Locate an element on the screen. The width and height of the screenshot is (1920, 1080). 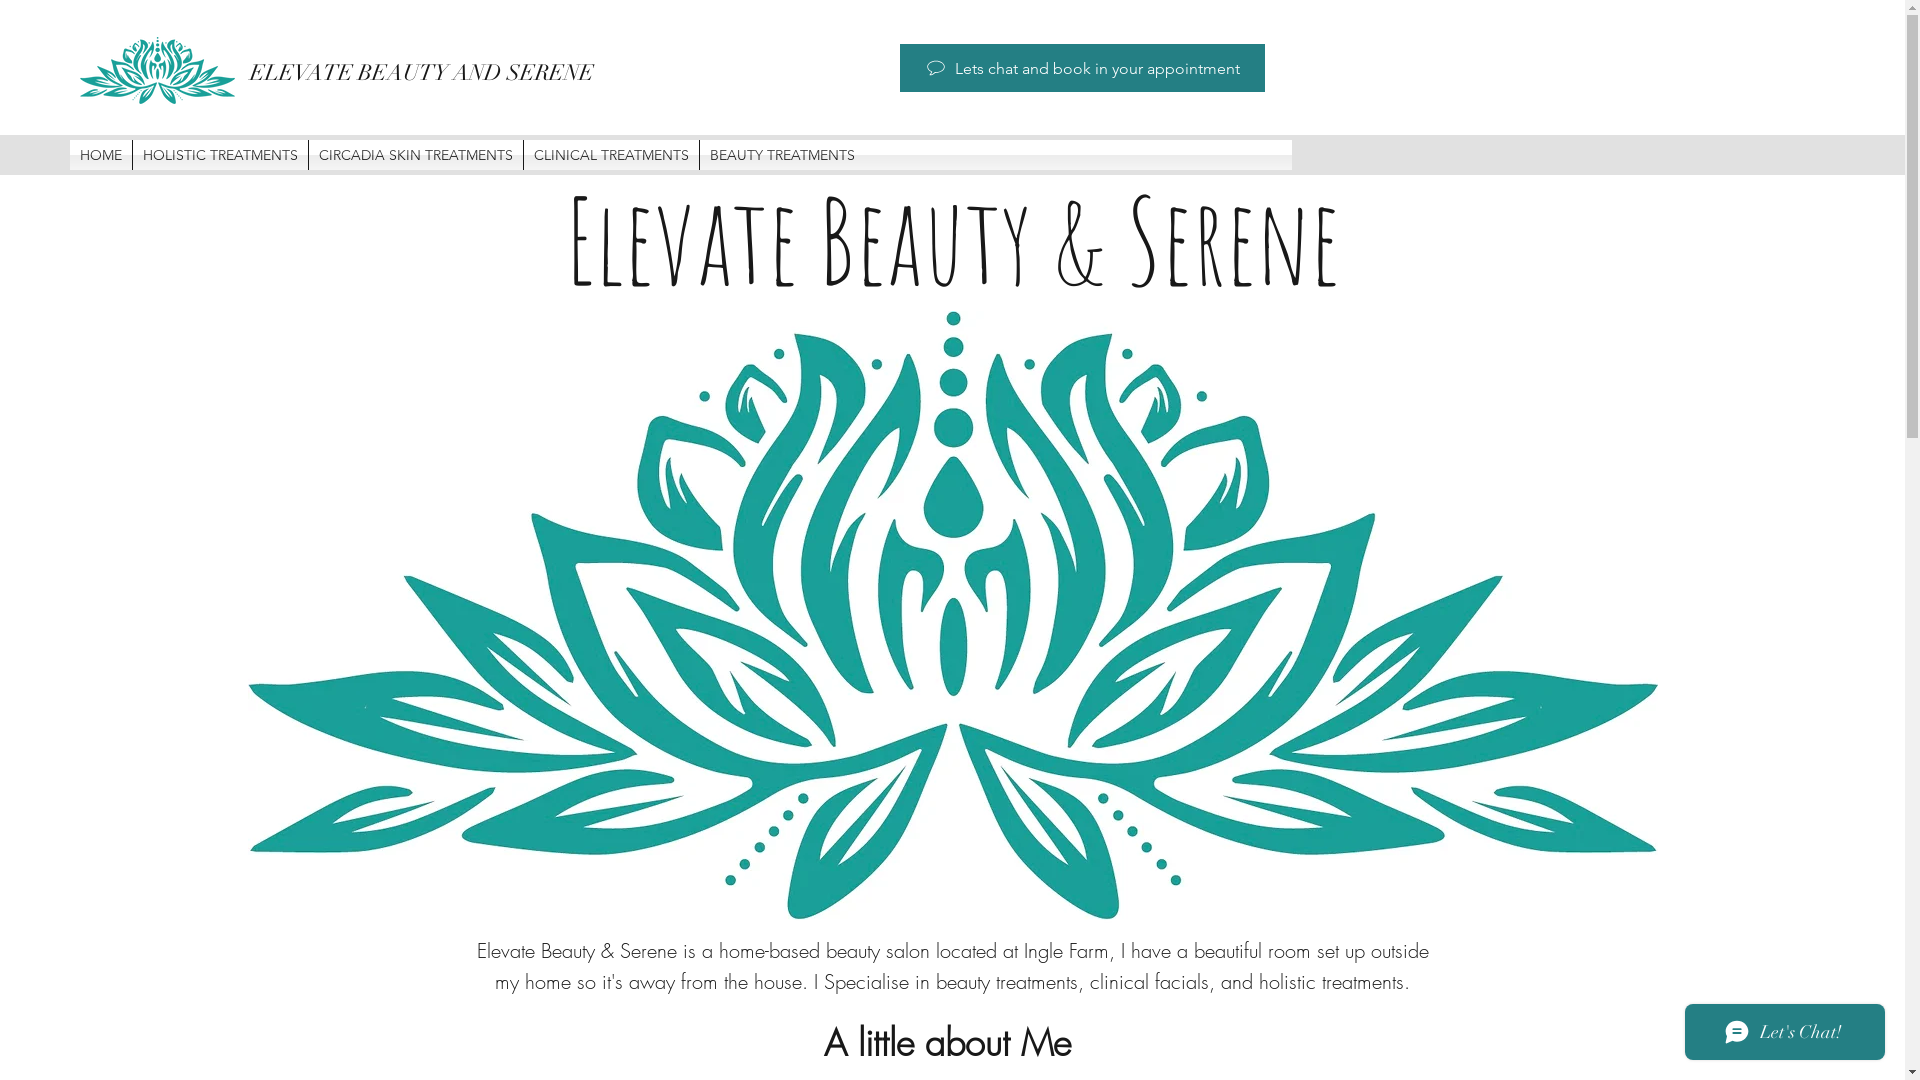
'HOME' is located at coordinates (99, 153).